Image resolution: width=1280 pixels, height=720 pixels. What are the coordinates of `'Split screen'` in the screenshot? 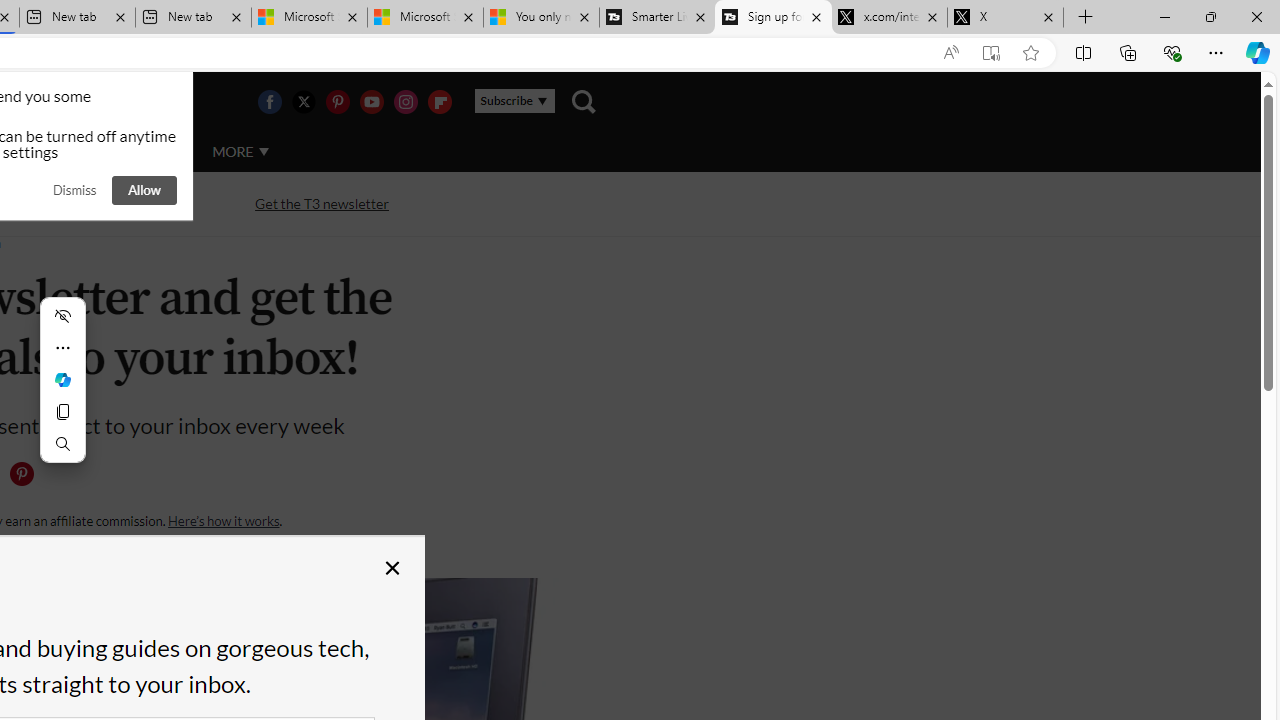 It's located at (1082, 51).